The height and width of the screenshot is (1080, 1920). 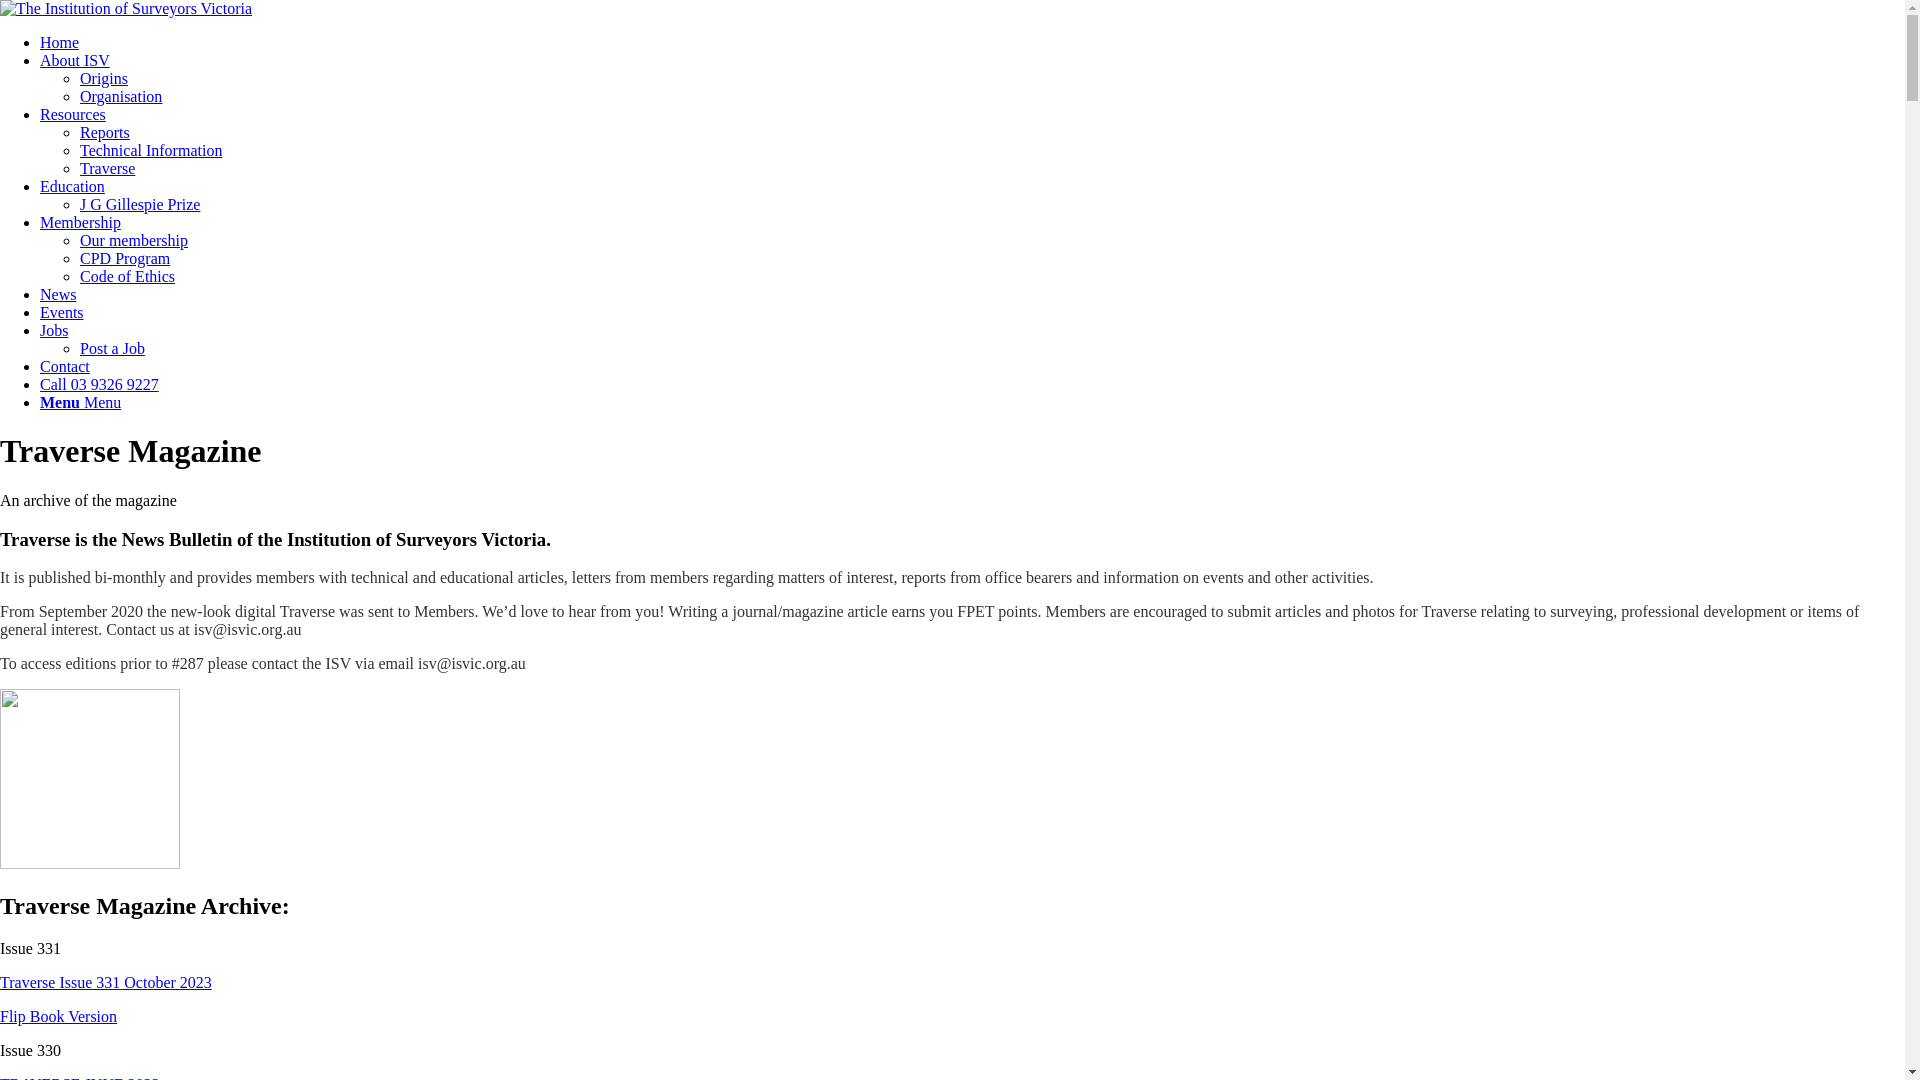 I want to click on 'About ISV', so click(x=75, y=59).